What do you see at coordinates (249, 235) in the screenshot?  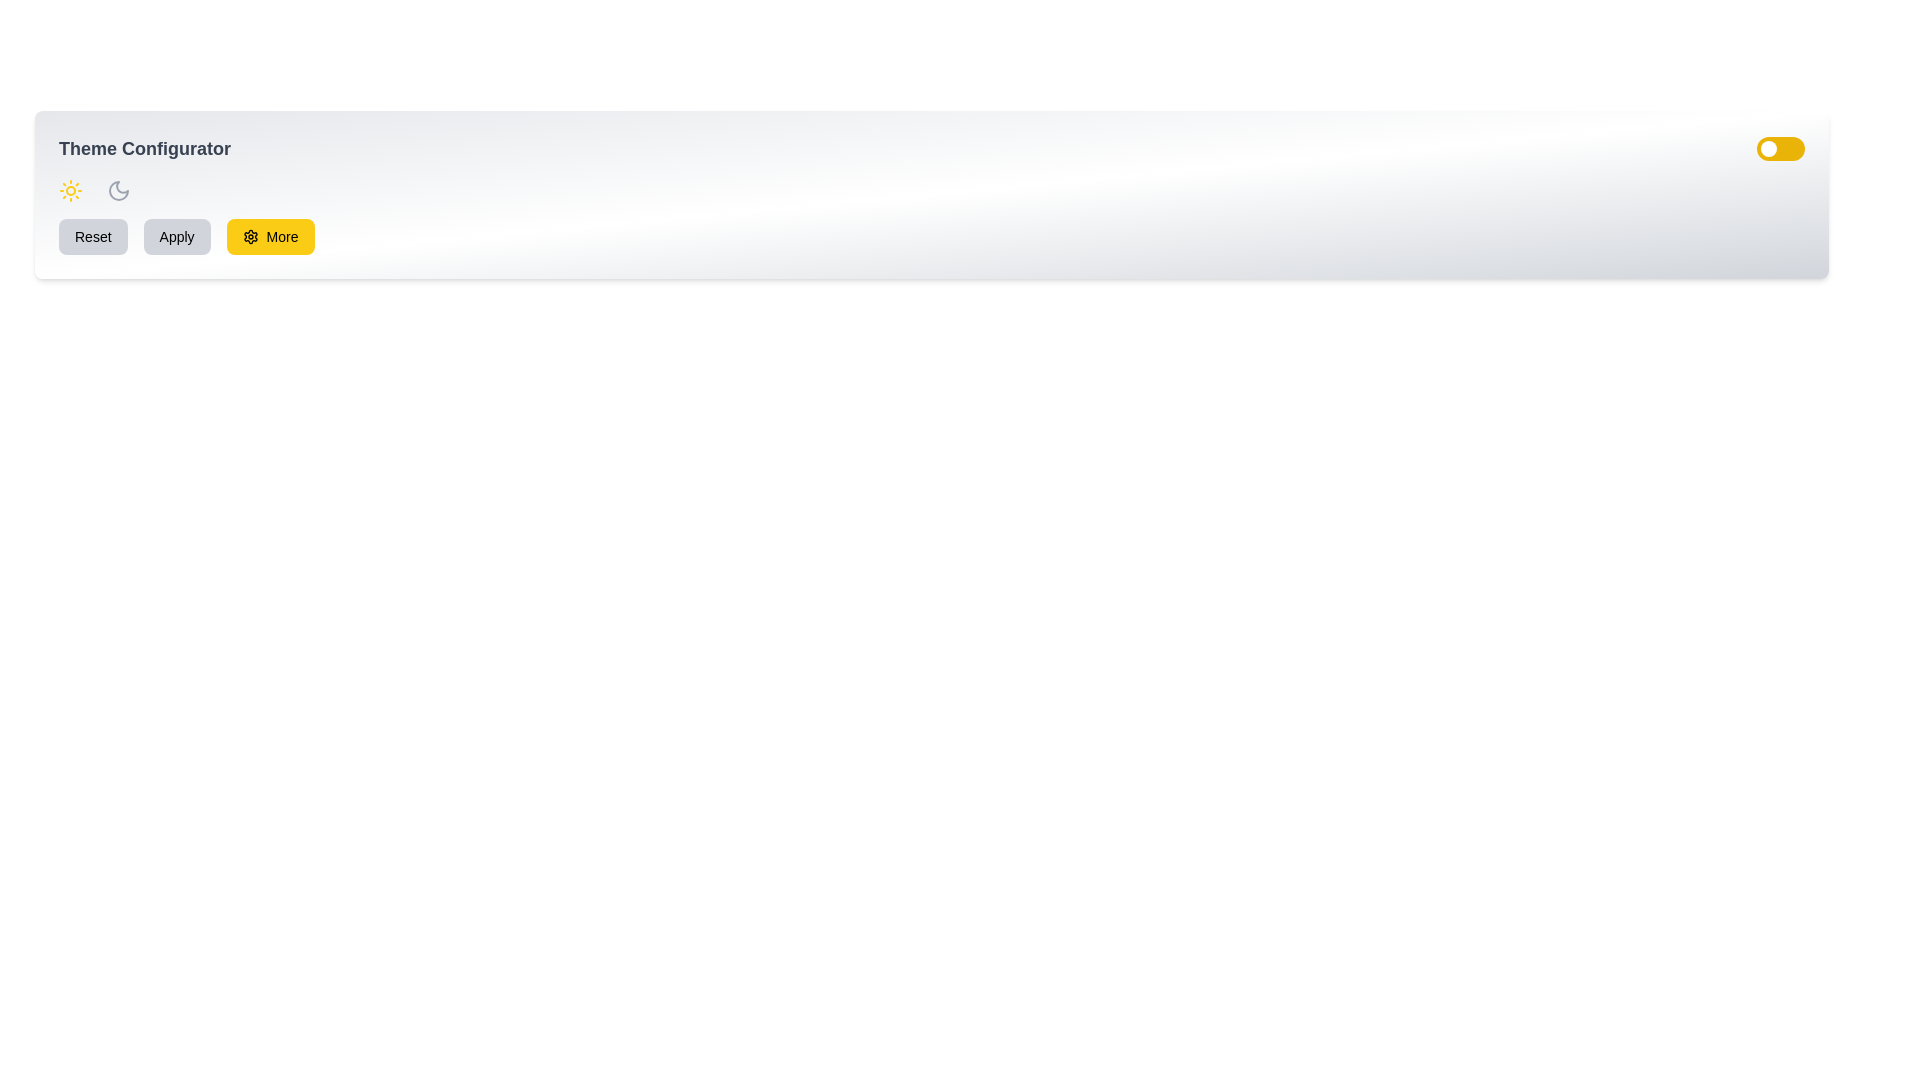 I see `the ornamental gear icon that is part of the 'More' button in the 'Theme Configurator' interface` at bounding box center [249, 235].